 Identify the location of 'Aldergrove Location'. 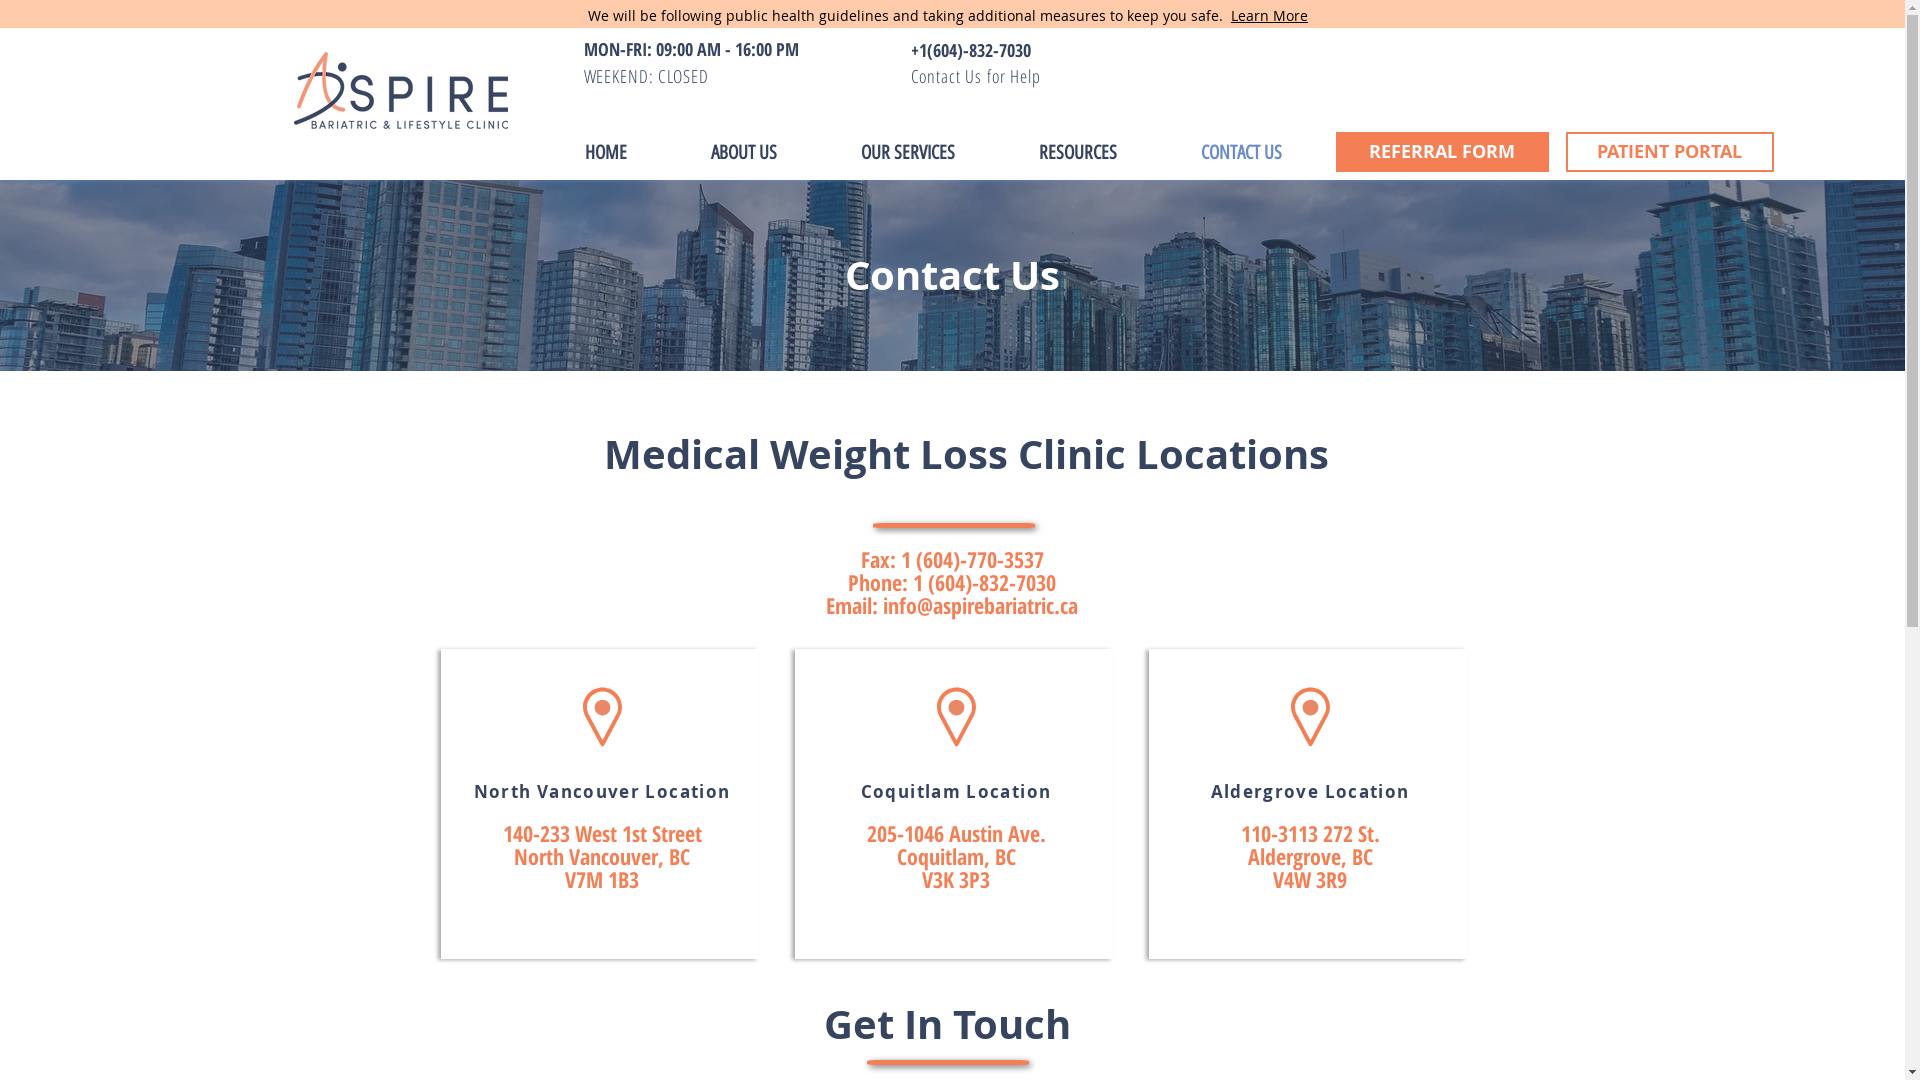
(1209, 788).